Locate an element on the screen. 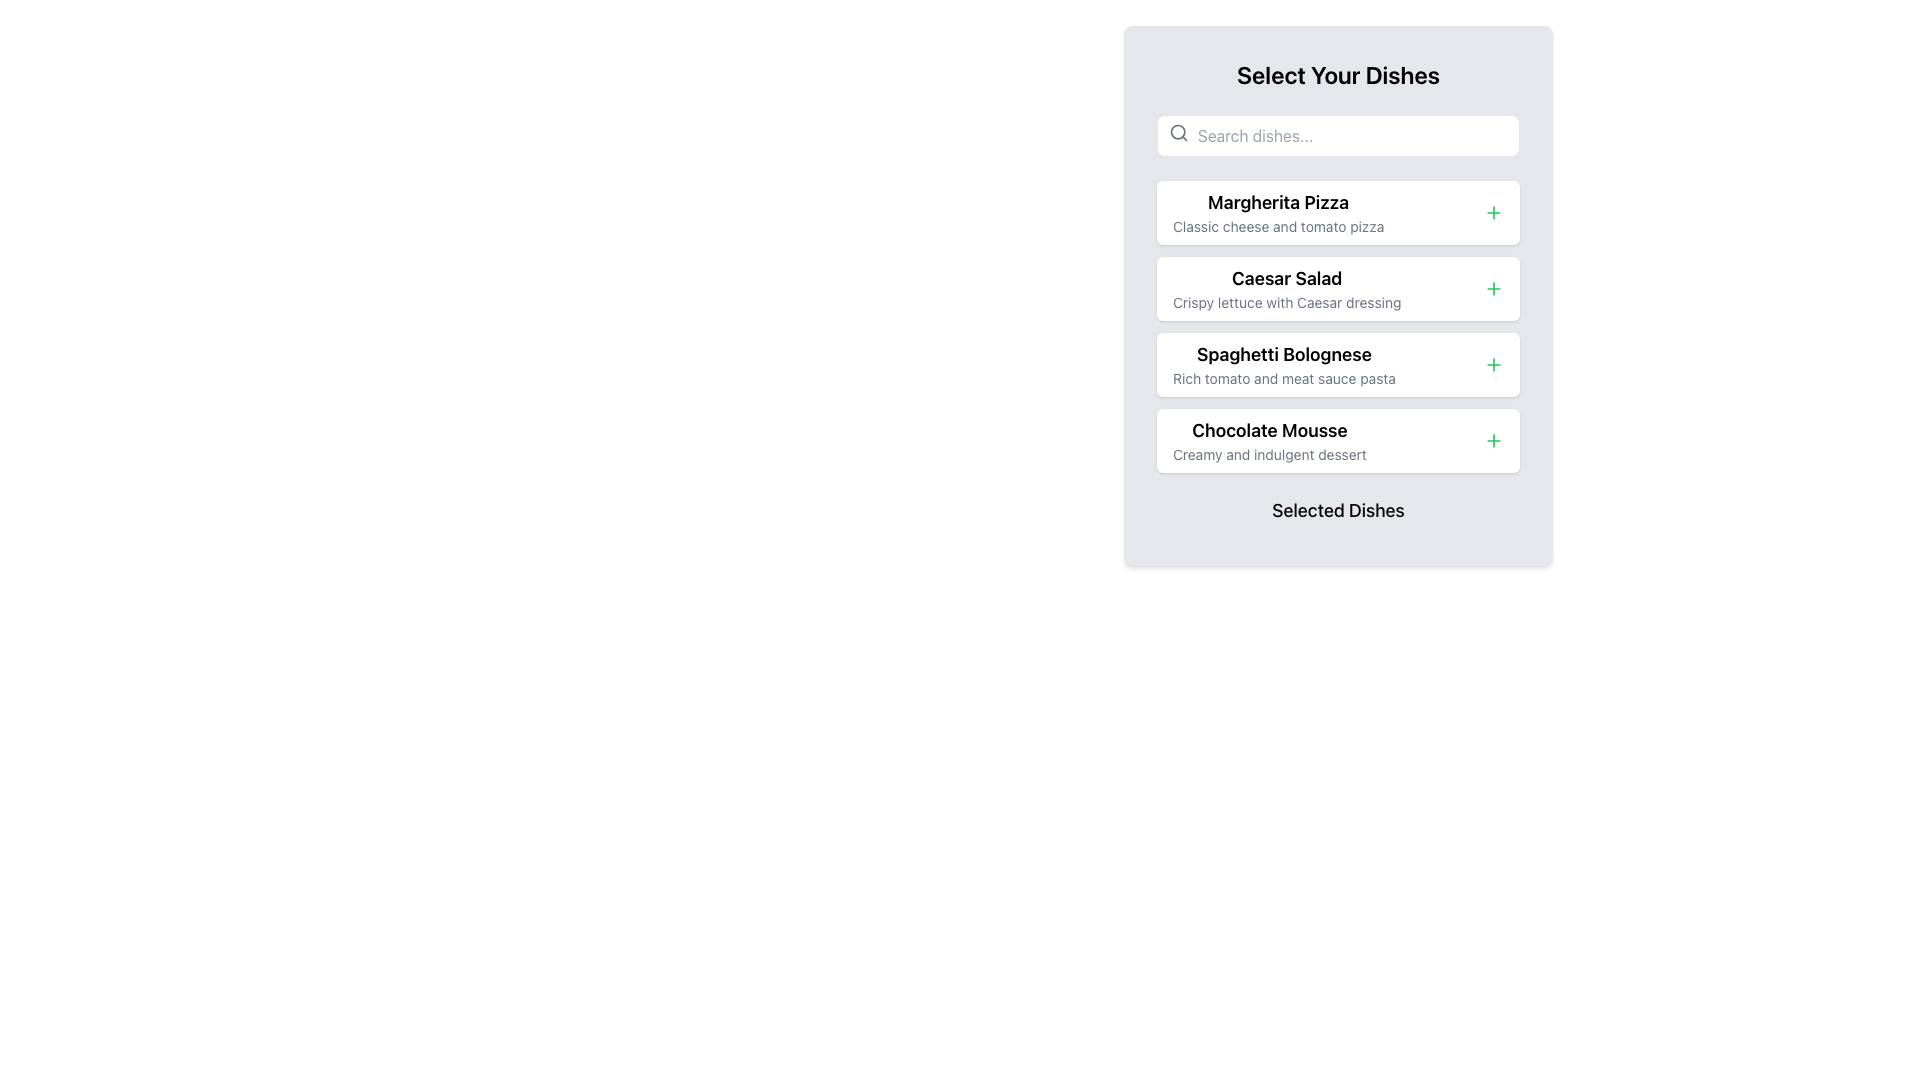 This screenshot has width=1920, height=1080. the text display element that shows 'Caesar Salad' with the description 'Crispy lettuce with Caesar dressing' under the 'Select Your Dishes' section is located at coordinates (1287, 289).